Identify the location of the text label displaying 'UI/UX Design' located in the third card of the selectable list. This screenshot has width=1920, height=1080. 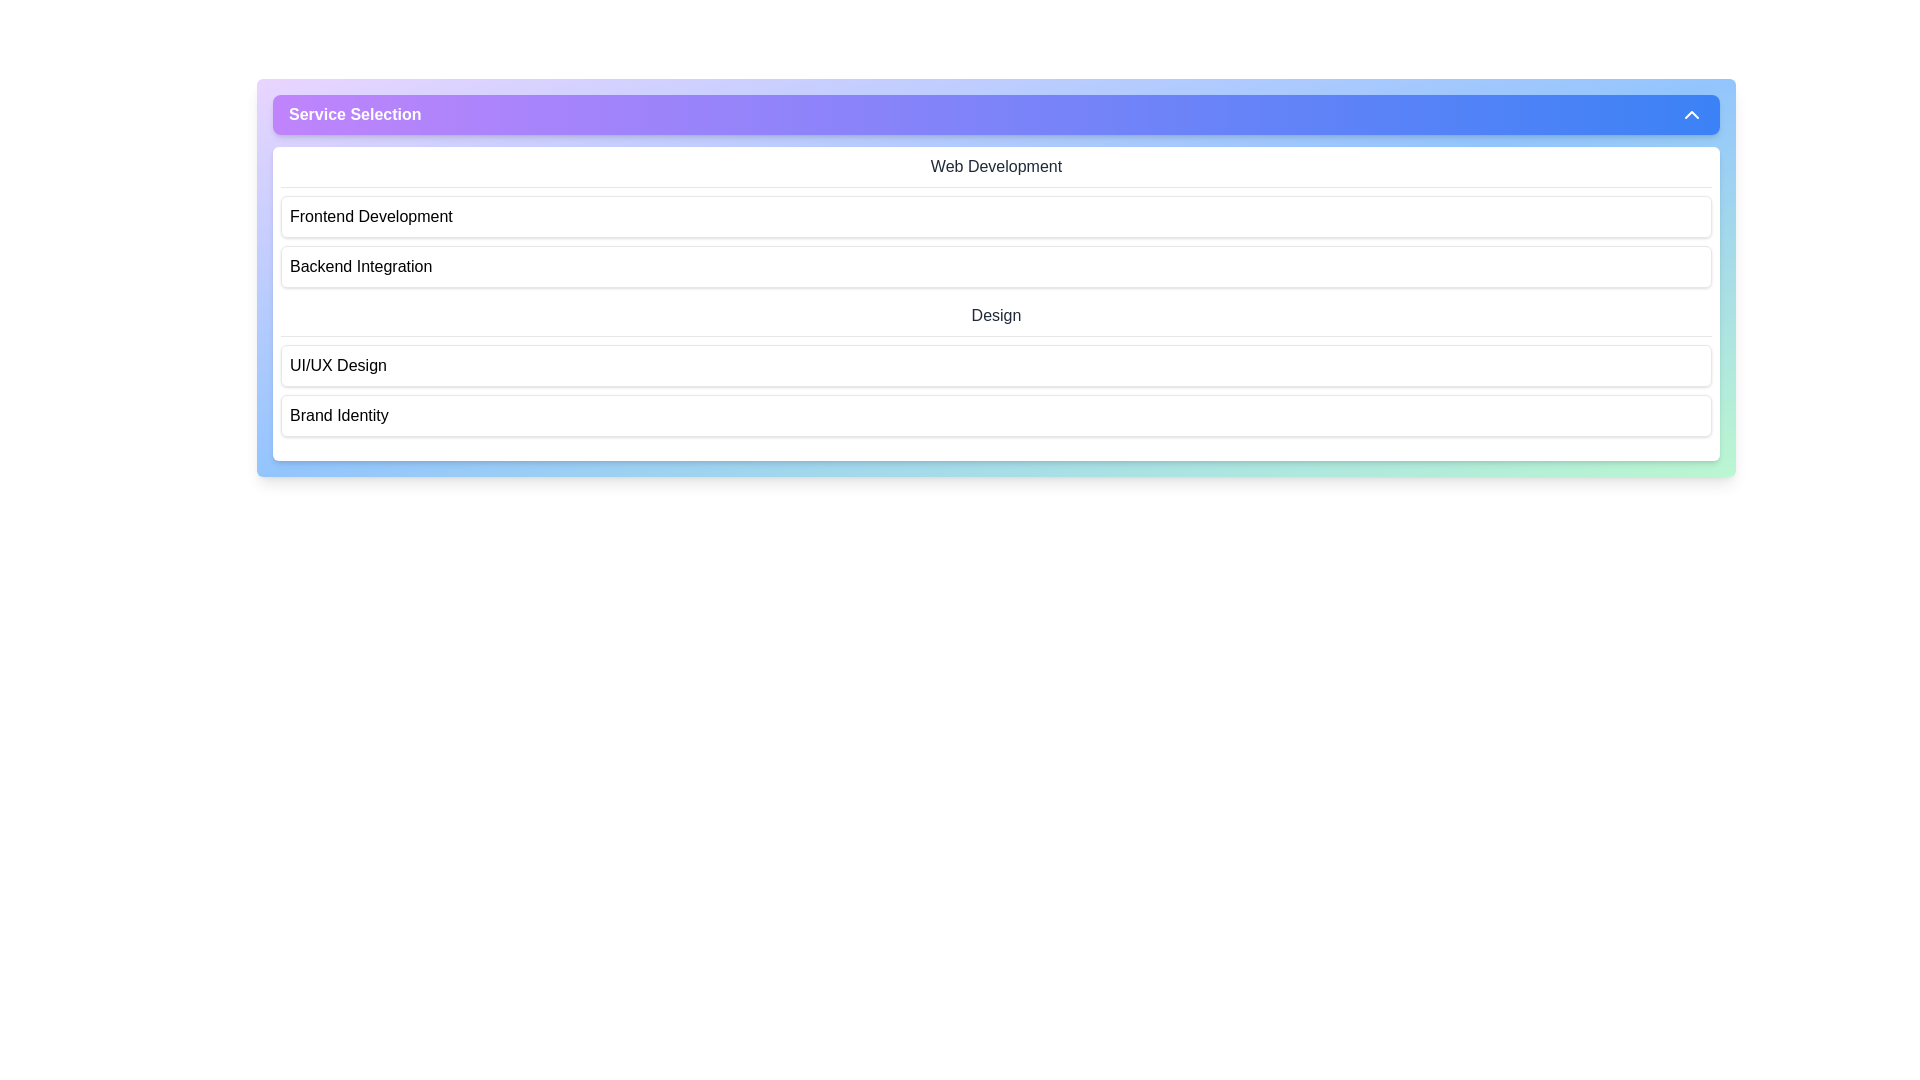
(338, 366).